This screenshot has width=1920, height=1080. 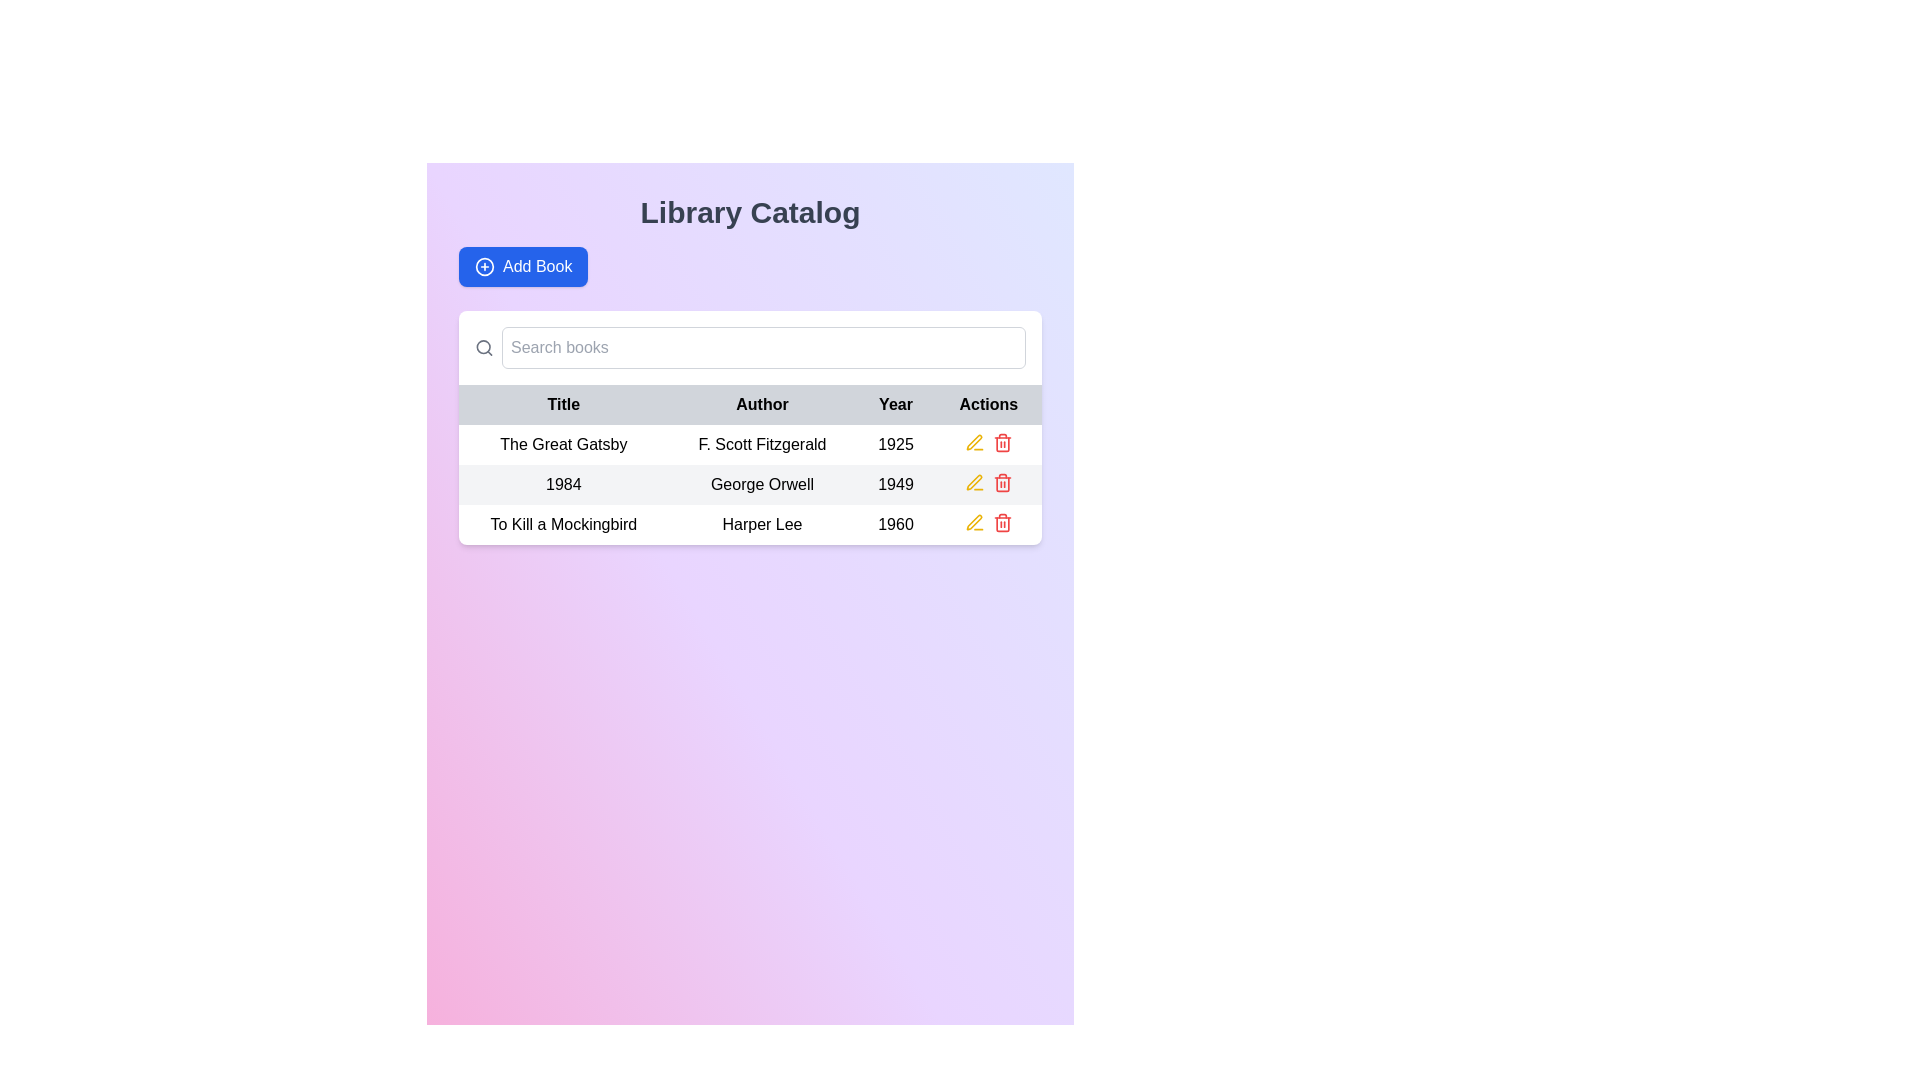 What do you see at coordinates (1002, 482) in the screenshot?
I see `the red trash can icon button located in the 'Actions' column of the table, specifically the rightmost action in the last row for the book 'To Kill a Mockingbird' to change its color` at bounding box center [1002, 482].